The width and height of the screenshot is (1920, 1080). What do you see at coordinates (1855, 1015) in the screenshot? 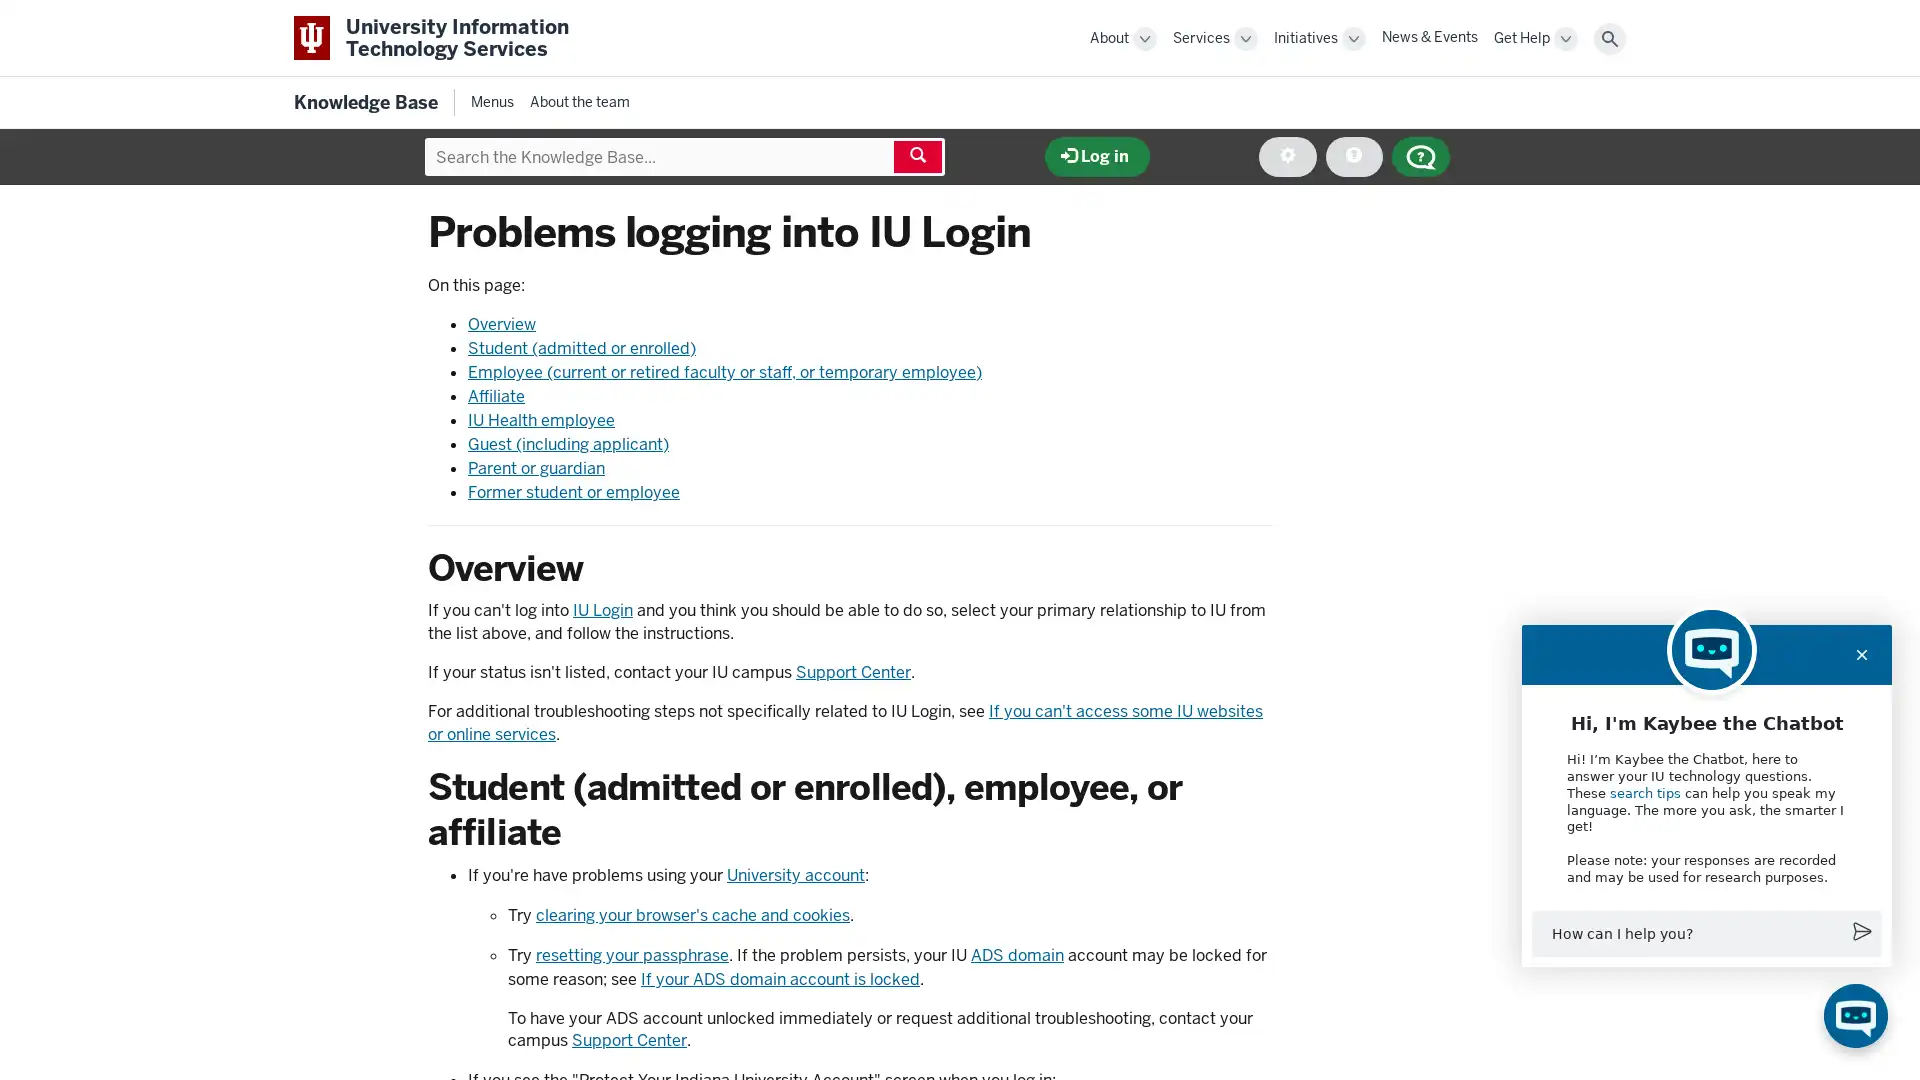
I see `Hi, I'm Kaybee the Chatbot. Hi! Im Kaybee the Chatbot, here to answer your IU technology questions. These <a href="https://kb.iu.edu/d/bgpf#tips">search tips</a> can help you speak my language. The more you ask, the smarter I get!<br><br>Please note: your responses are recorded and may be used for research purposes. Click or press Enter to open the chat` at bounding box center [1855, 1015].